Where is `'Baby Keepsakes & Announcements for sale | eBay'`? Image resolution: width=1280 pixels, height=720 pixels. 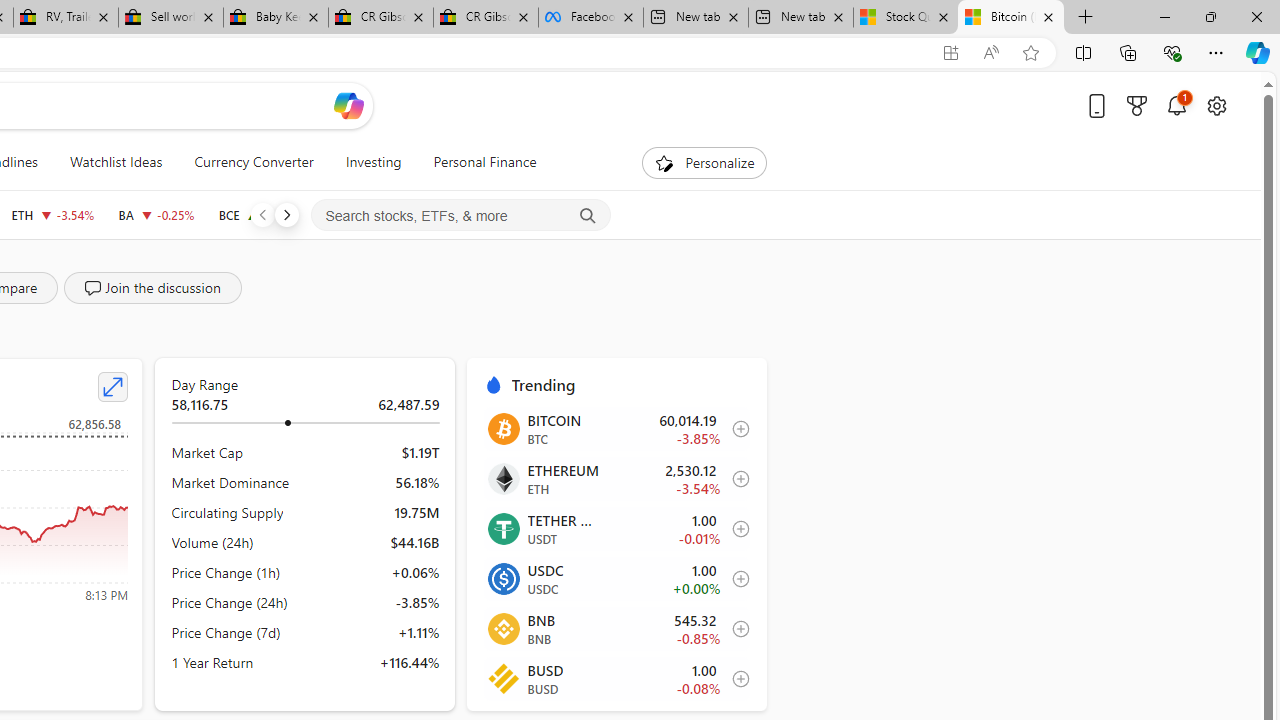 'Baby Keepsakes & Announcements for sale | eBay' is located at coordinates (274, 17).